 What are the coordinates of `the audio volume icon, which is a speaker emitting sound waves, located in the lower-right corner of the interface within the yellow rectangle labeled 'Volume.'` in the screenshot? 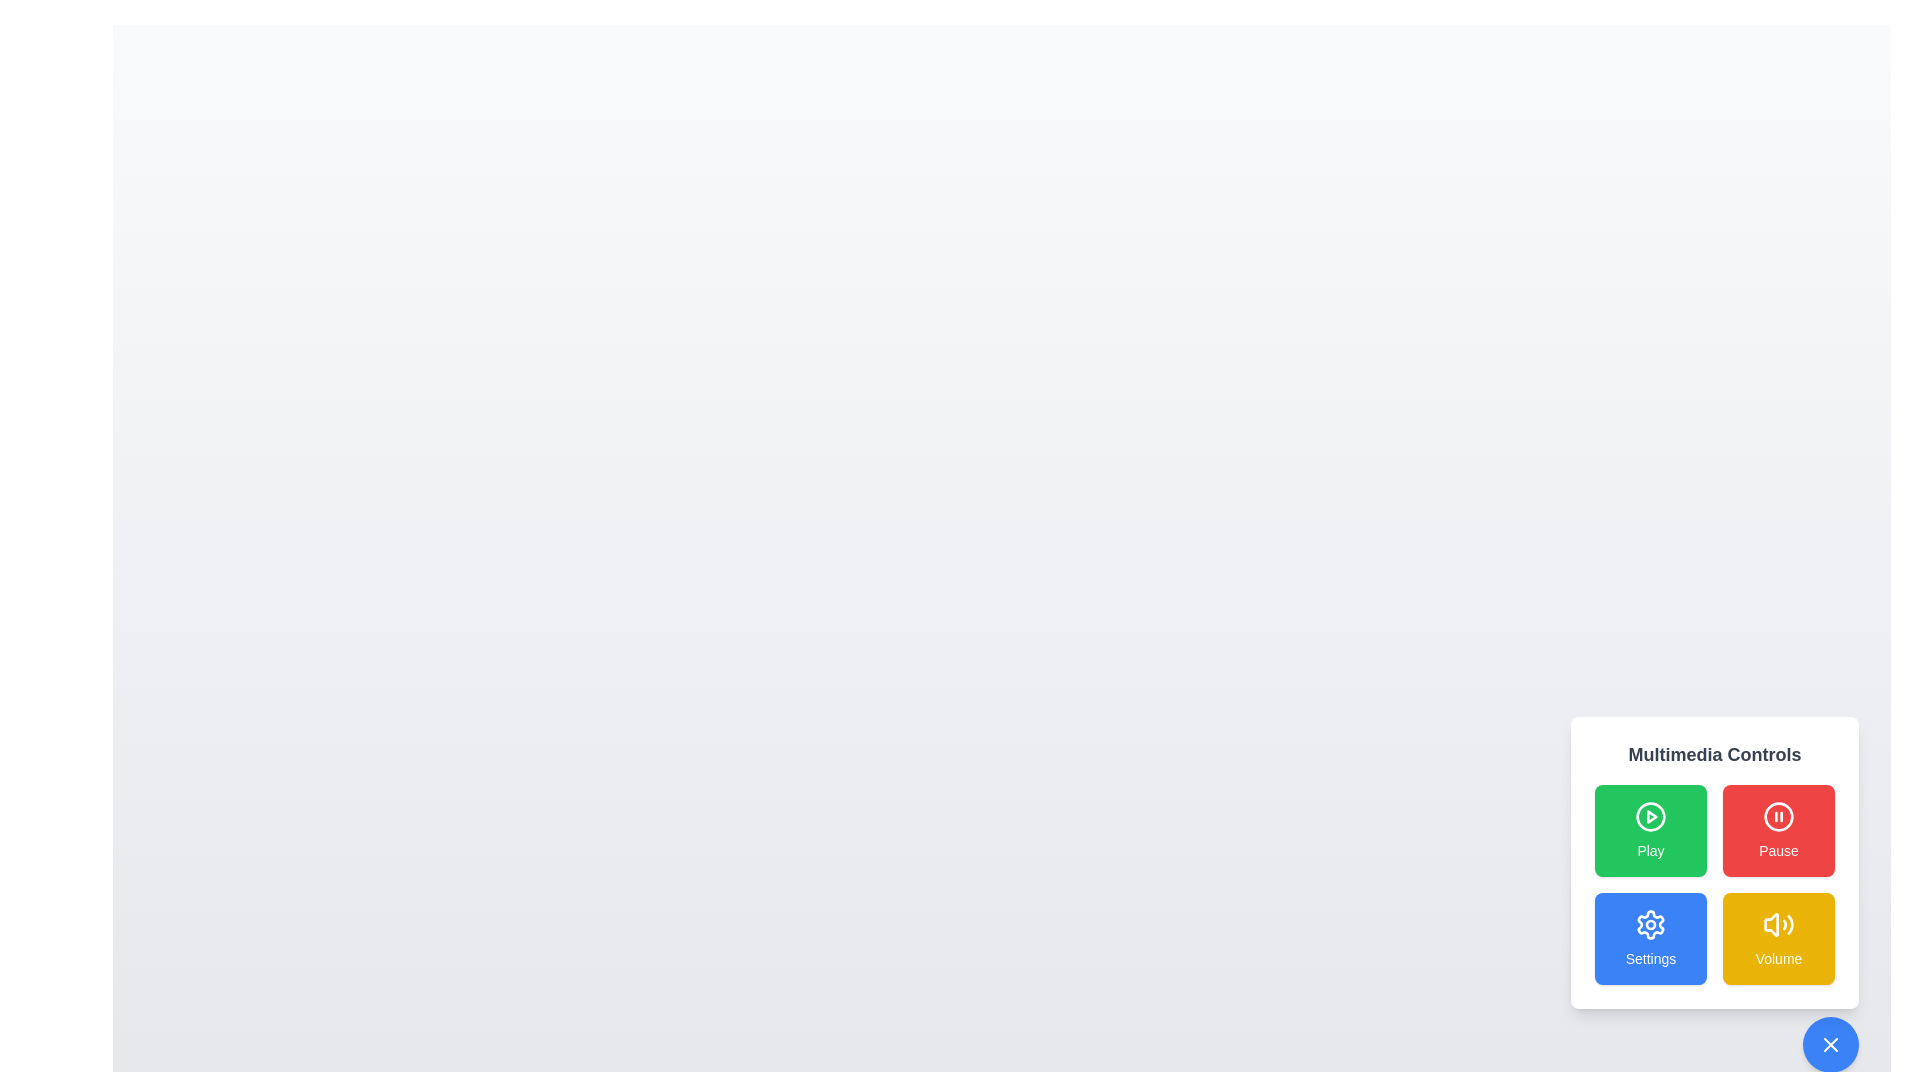 It's located at (1779, 925).